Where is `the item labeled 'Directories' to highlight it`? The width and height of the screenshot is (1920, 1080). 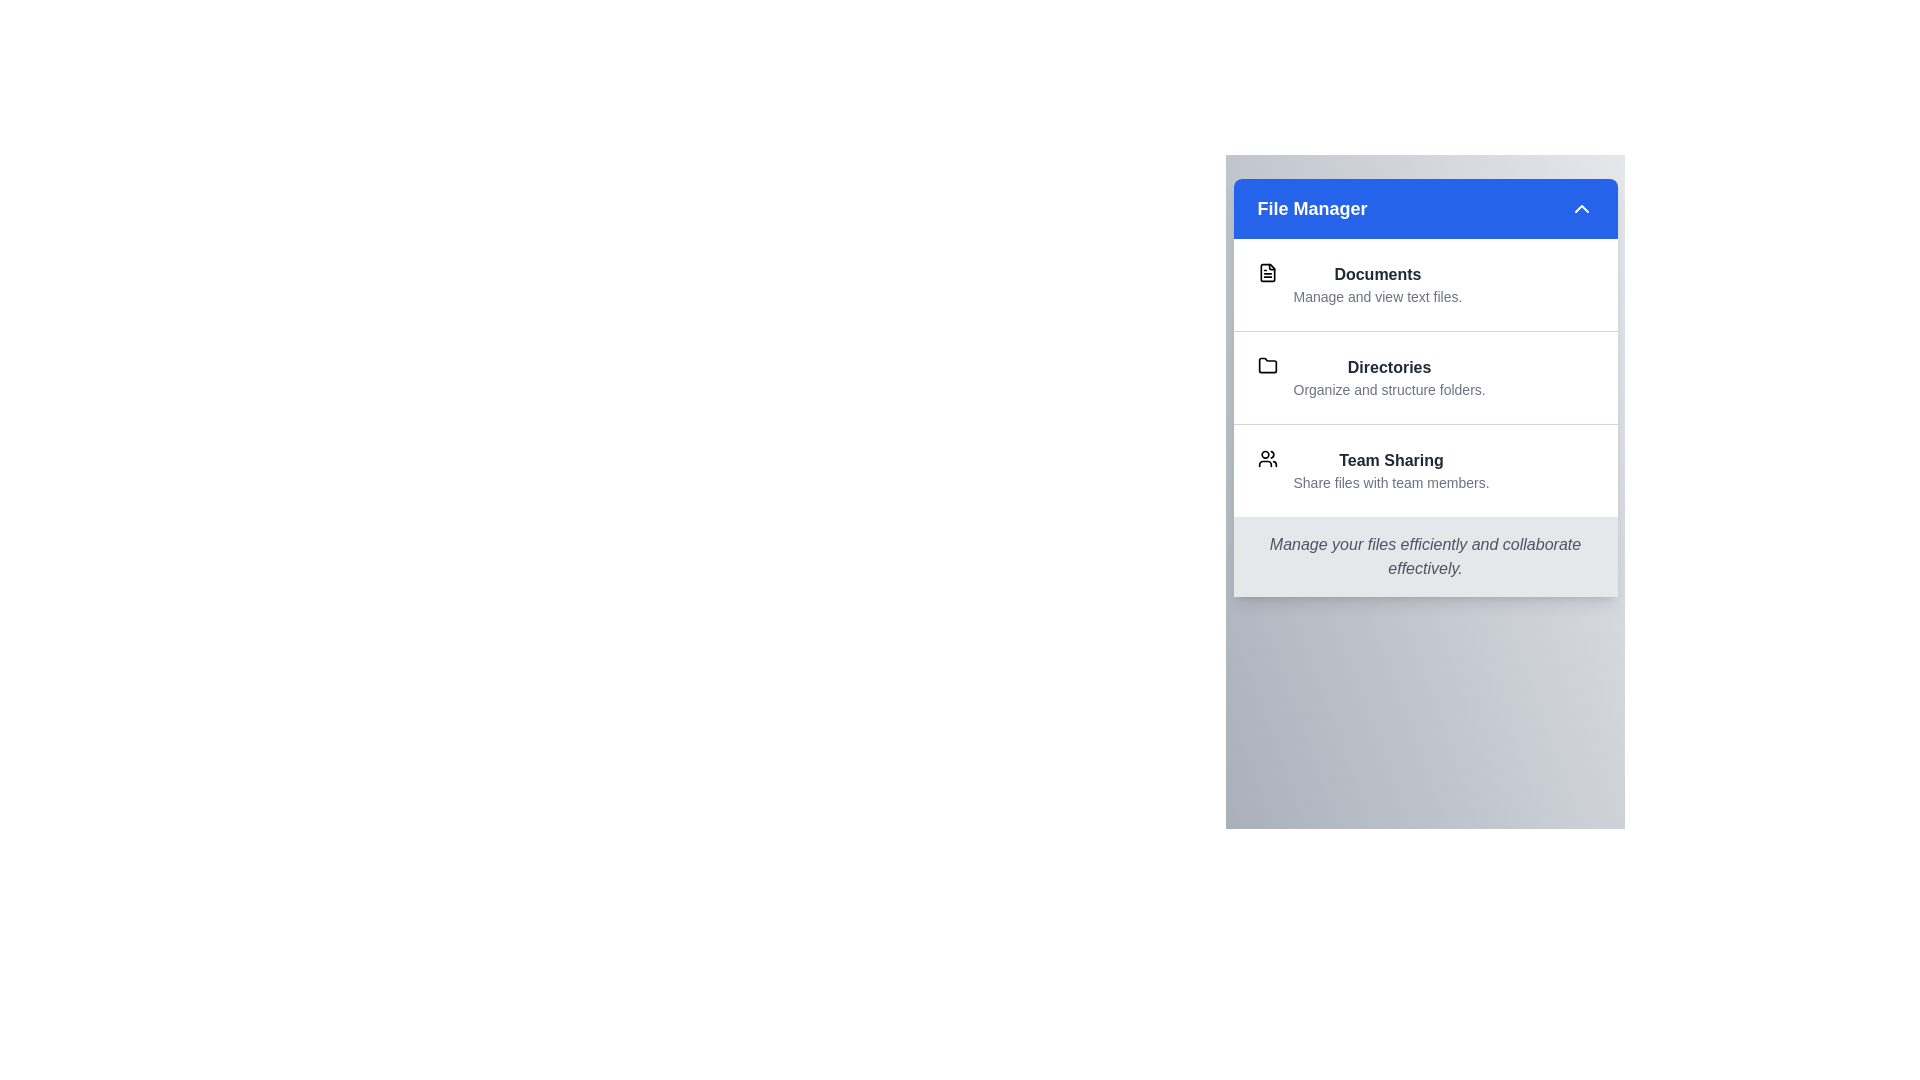 the item labeled 'Directories' to highlight it is located at coordinates (1424, 377).